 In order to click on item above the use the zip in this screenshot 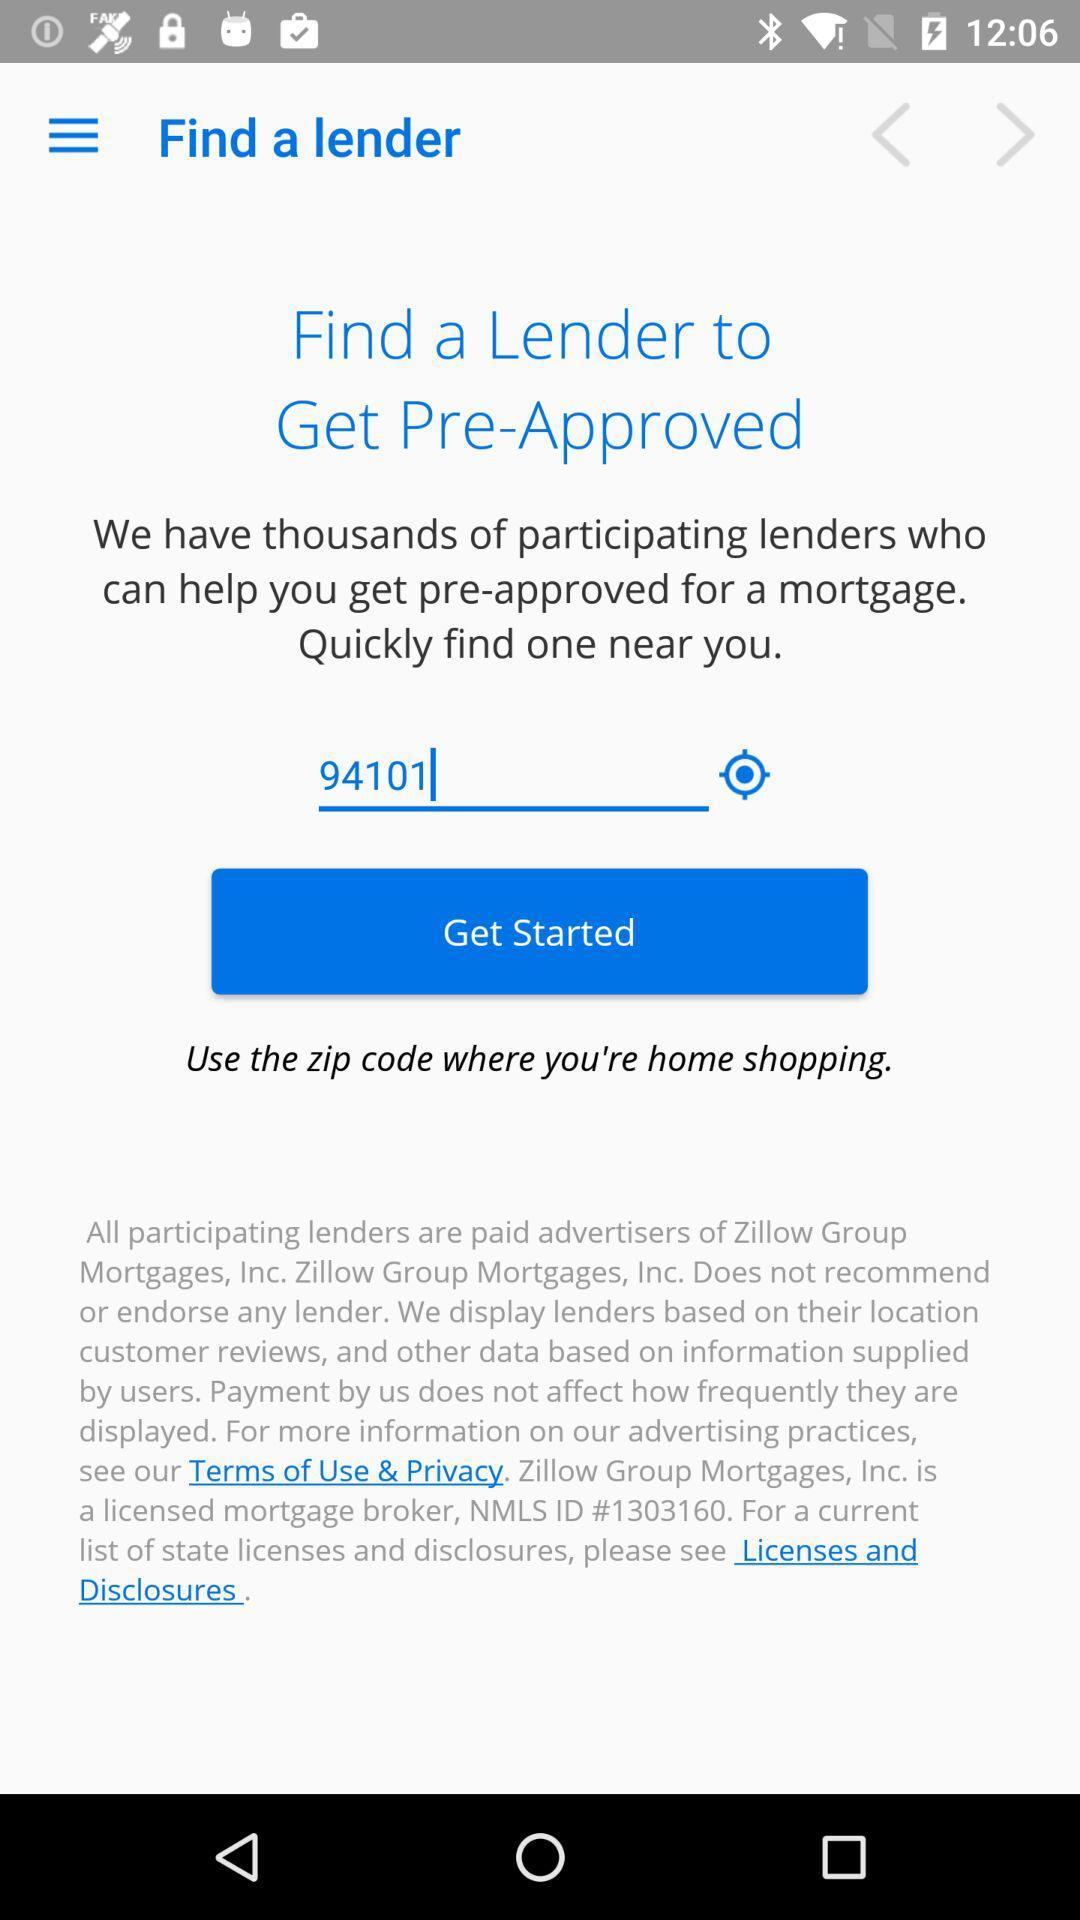, I will do `click(538, 930)`.